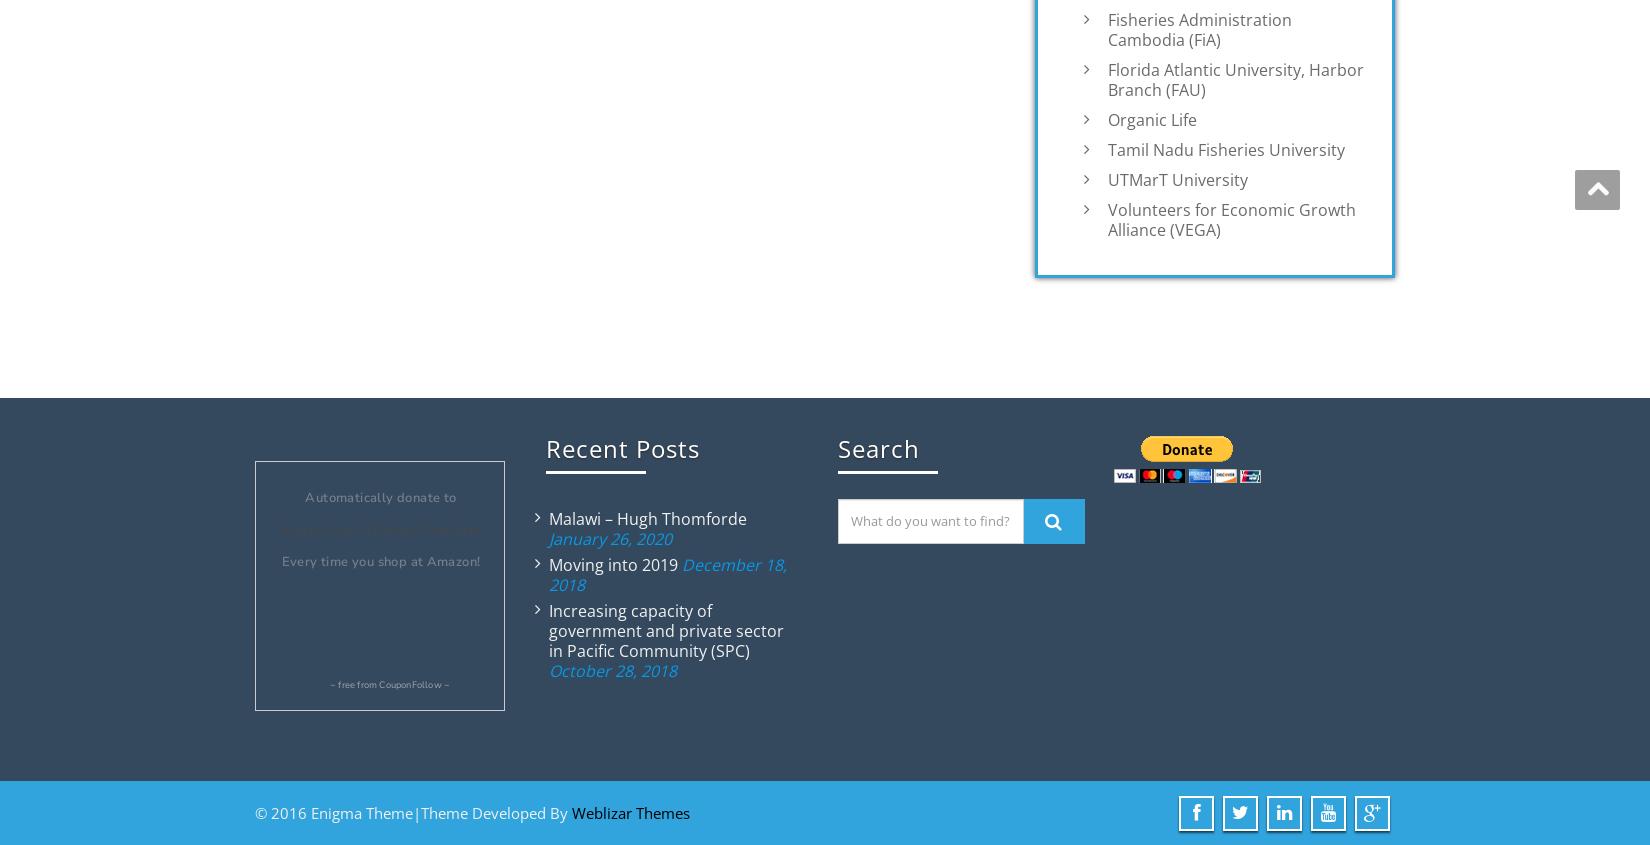 This screenshot has height=845, width=1650. I want to click on 'Tamil Nadu Fisheries University', so click(1107, 148).